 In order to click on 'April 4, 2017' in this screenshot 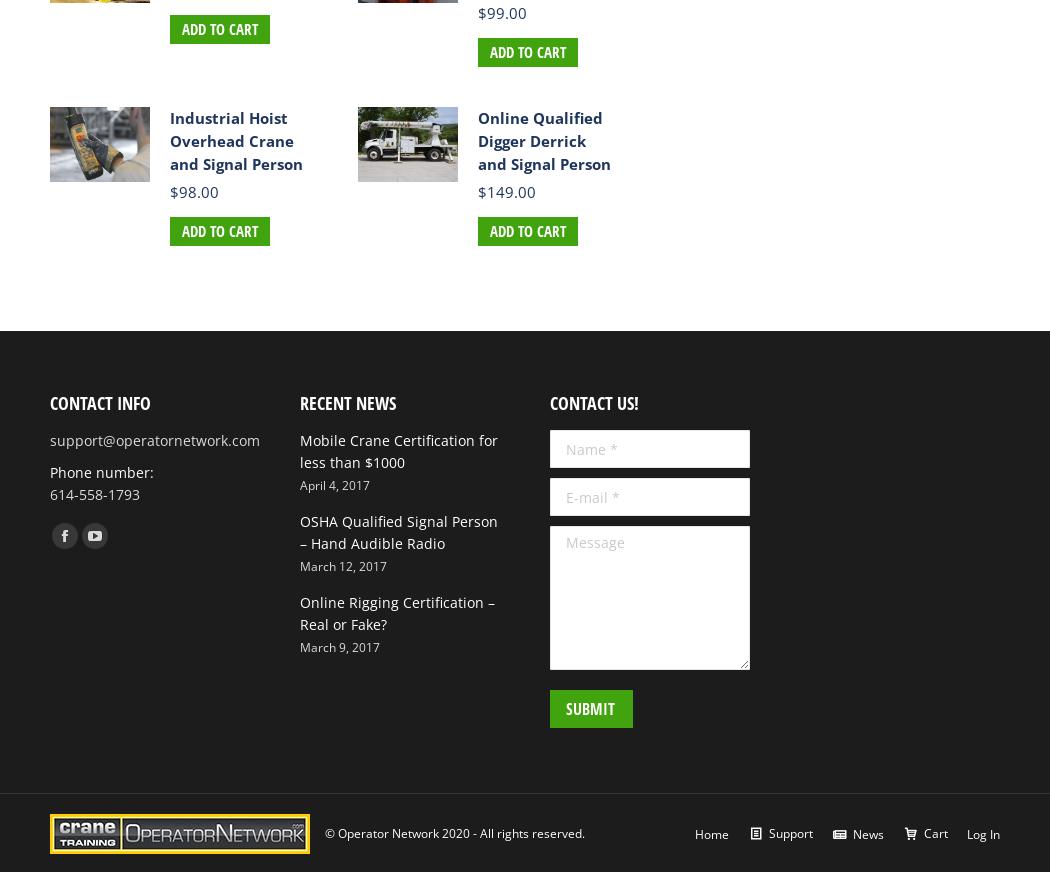, I will do `click(334, 484)`.